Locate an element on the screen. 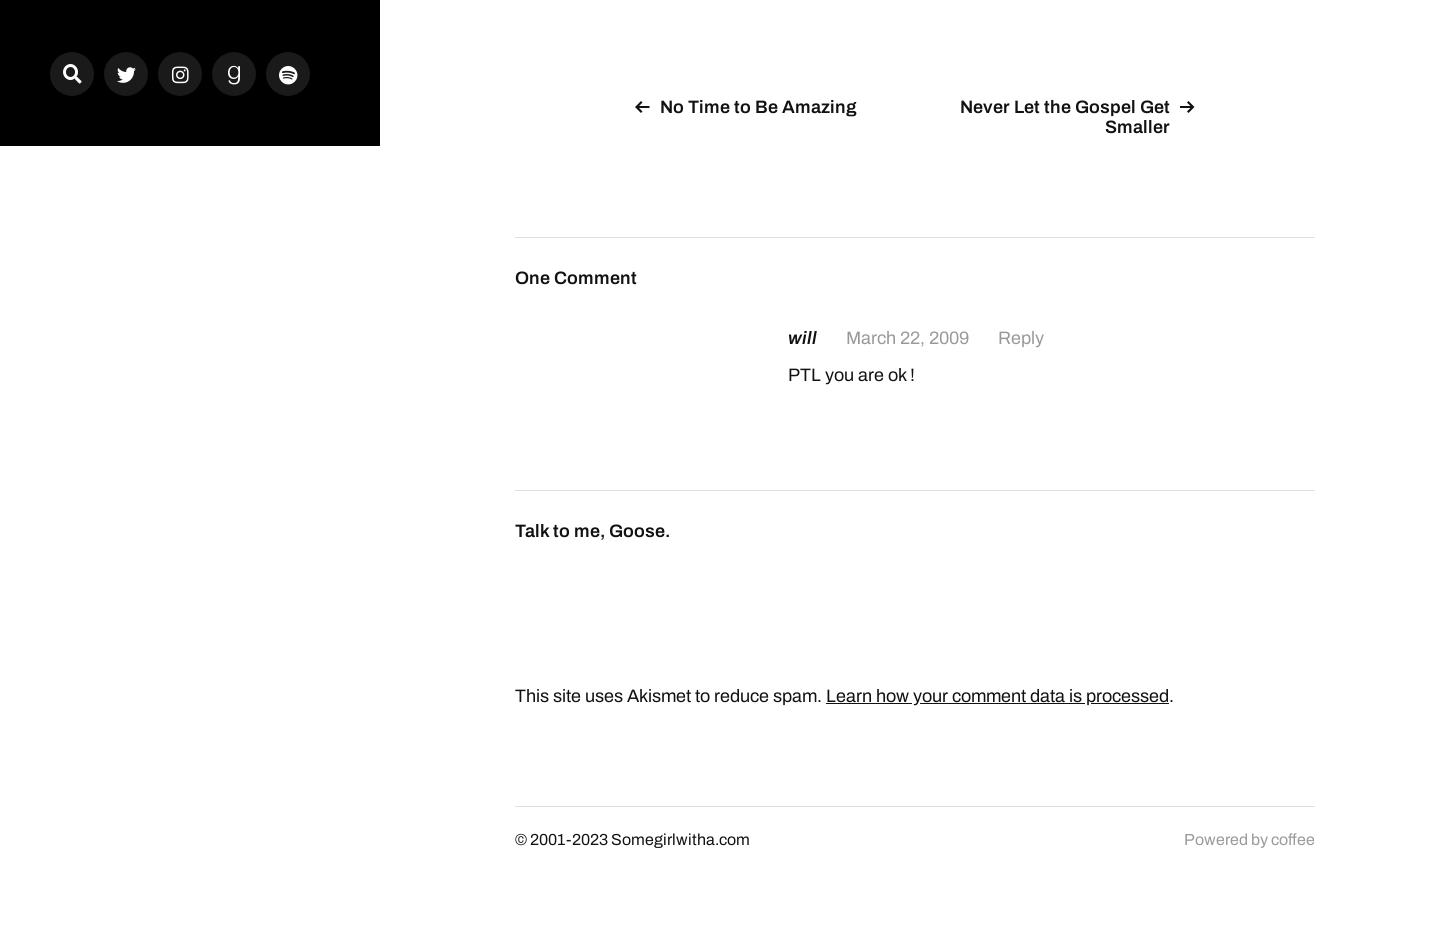 Image resolution: width=1450 pixels, height=927 pixels. 'Learn how your comment data is processed' is located at coordinates (997, 693).